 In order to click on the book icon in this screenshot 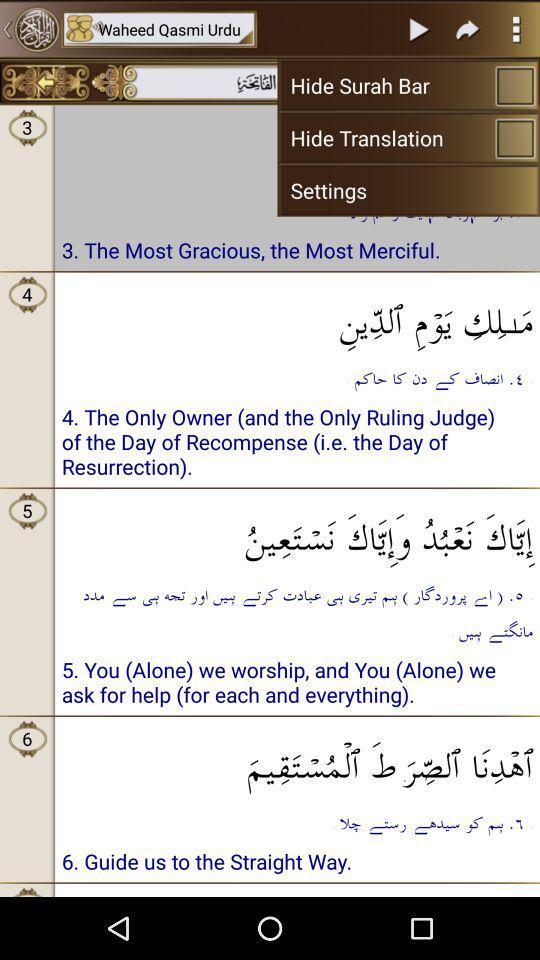, I will do `click(493, 88)`.